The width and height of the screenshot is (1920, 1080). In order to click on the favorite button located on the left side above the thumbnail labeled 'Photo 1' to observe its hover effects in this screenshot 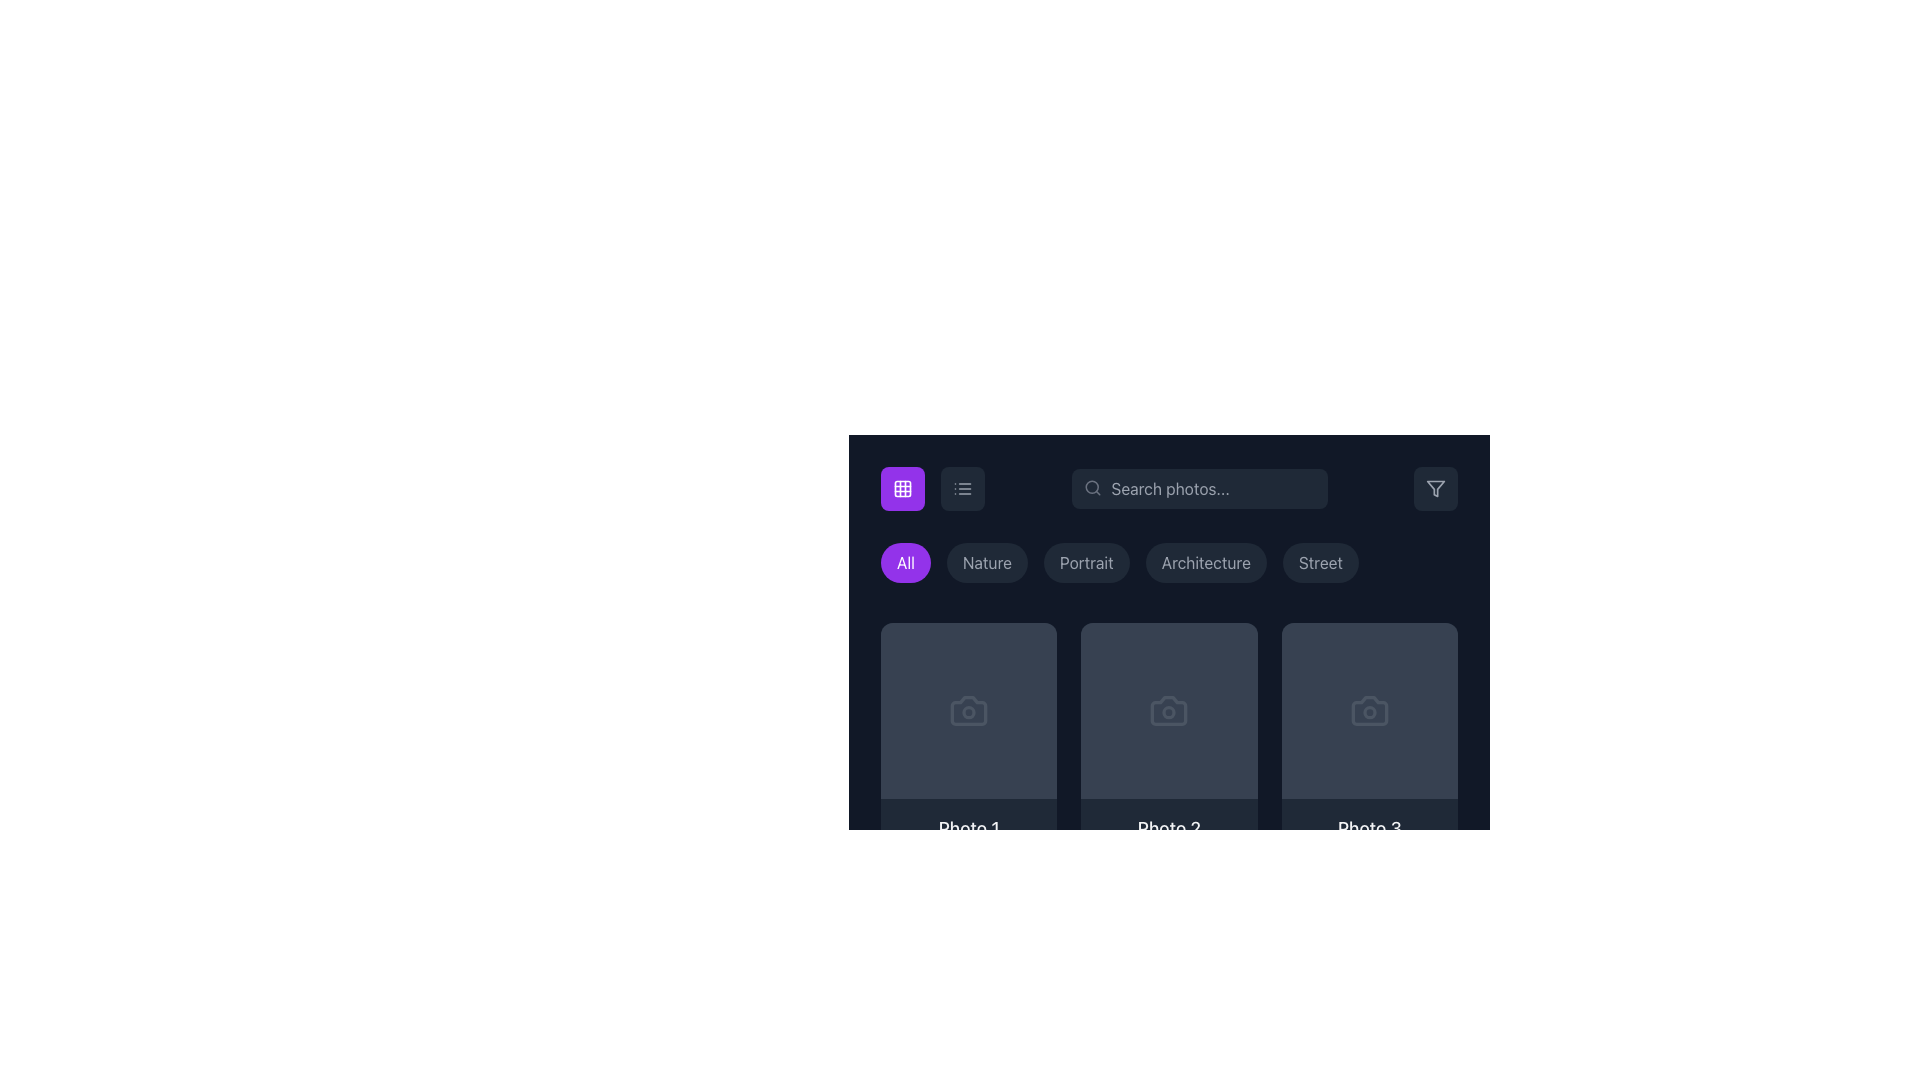, I will do `click(916, 710)`.